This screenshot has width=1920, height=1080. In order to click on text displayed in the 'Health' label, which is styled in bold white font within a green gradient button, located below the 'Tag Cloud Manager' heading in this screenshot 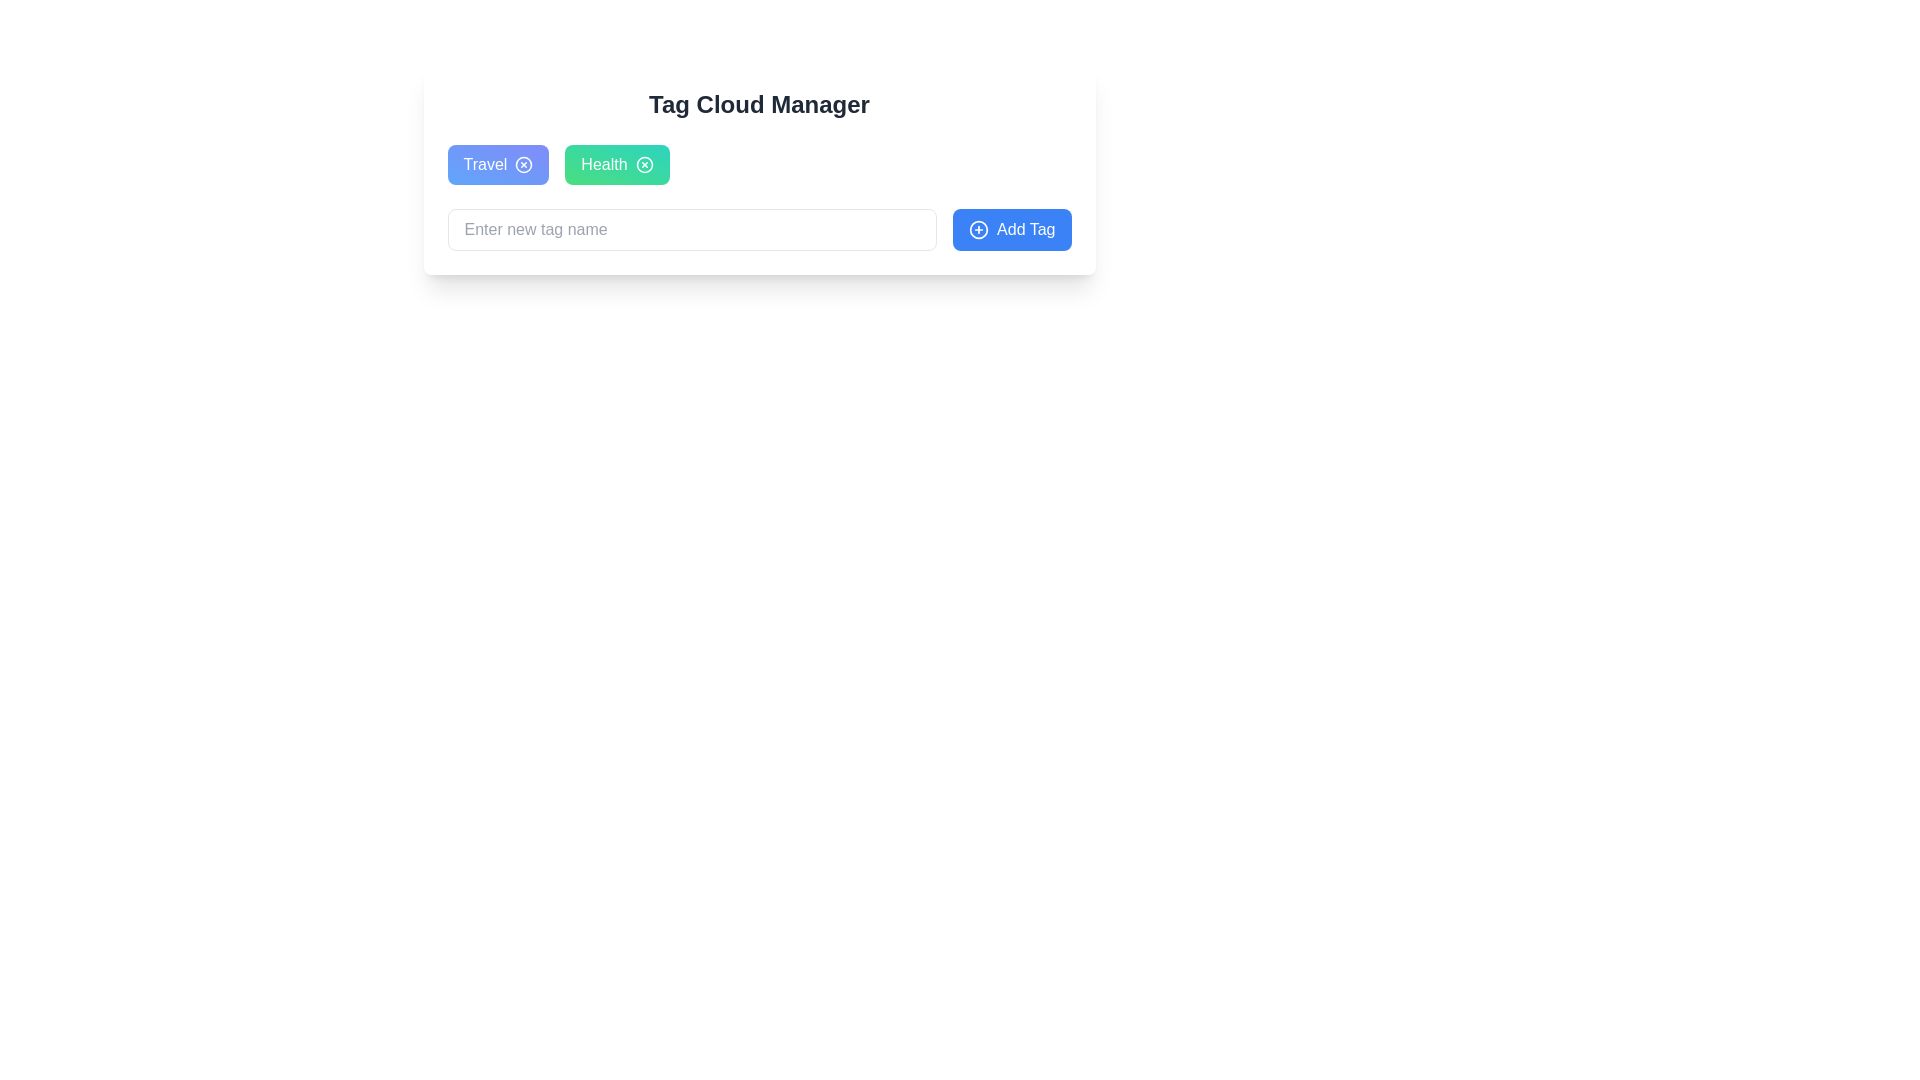, I will do `click(603, 164)`.